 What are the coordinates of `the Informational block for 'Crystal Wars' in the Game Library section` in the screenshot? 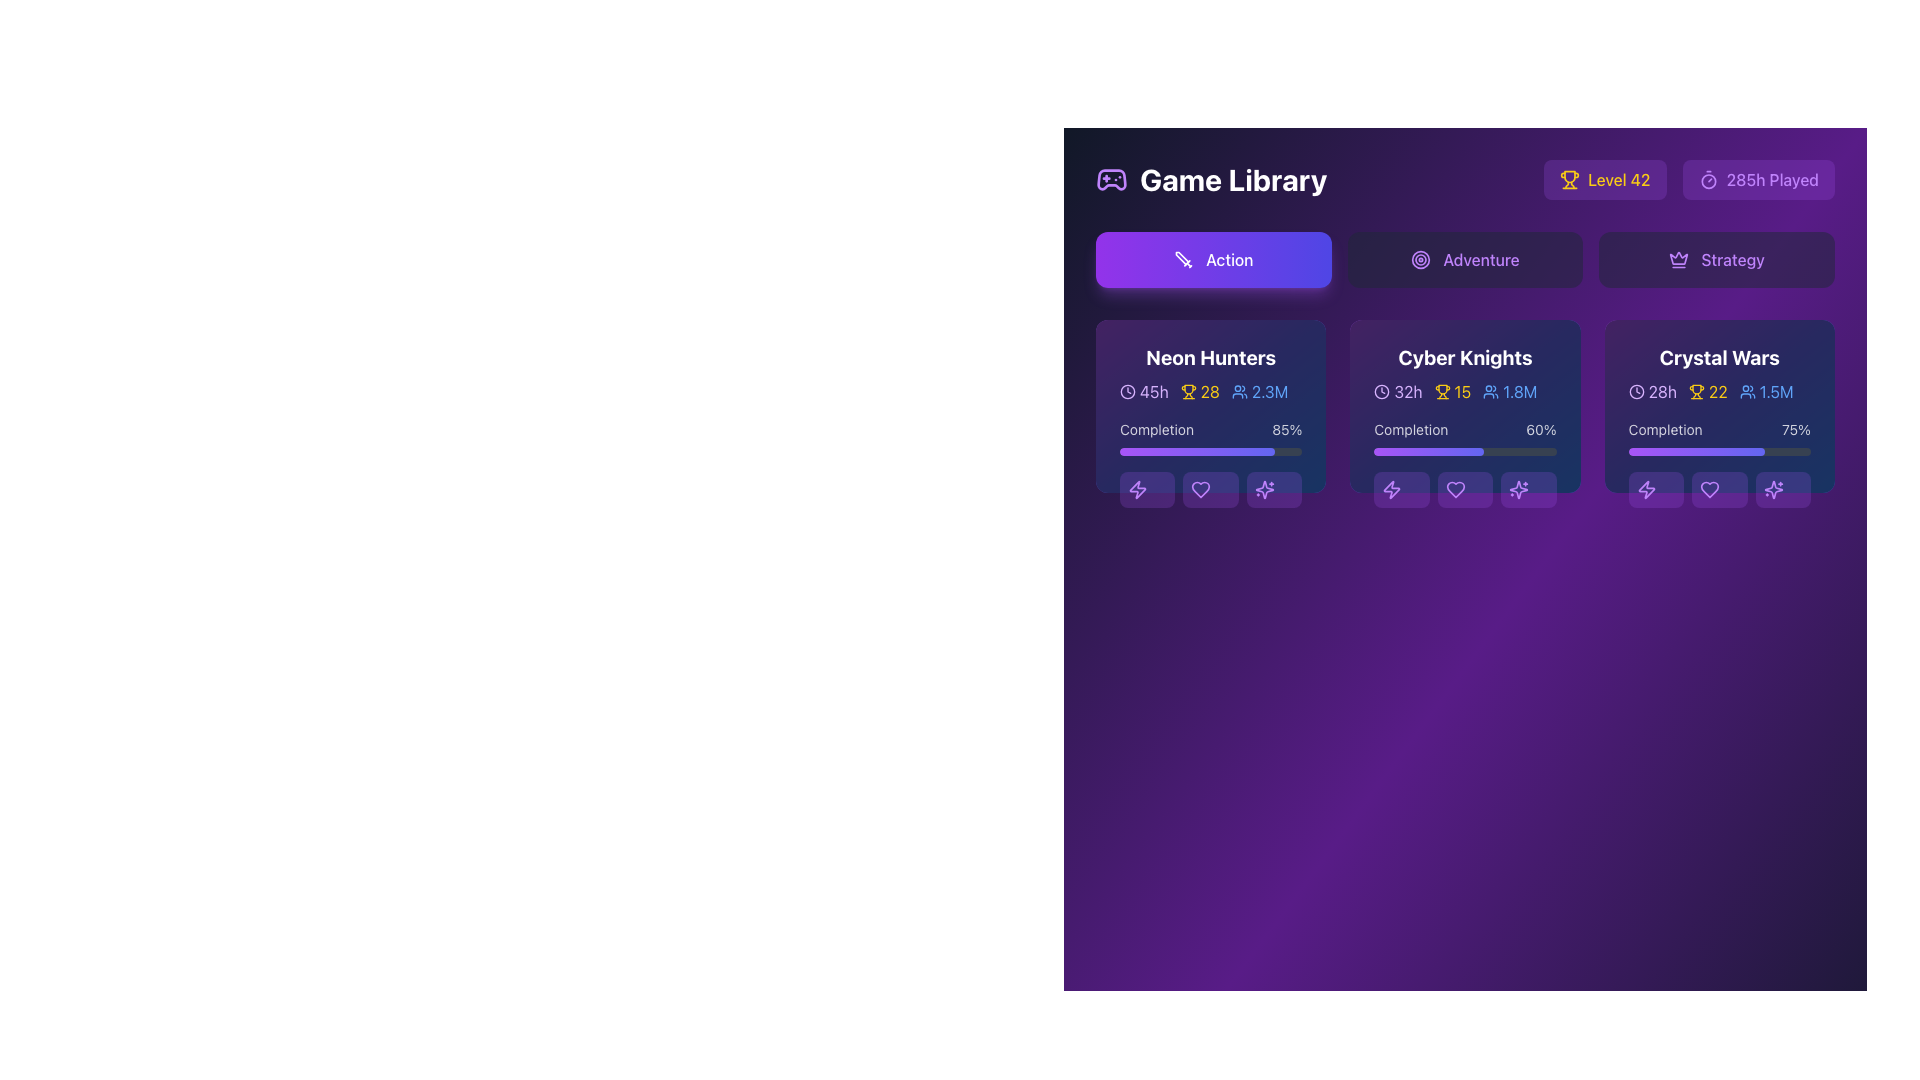 It's located at (1718, 381).